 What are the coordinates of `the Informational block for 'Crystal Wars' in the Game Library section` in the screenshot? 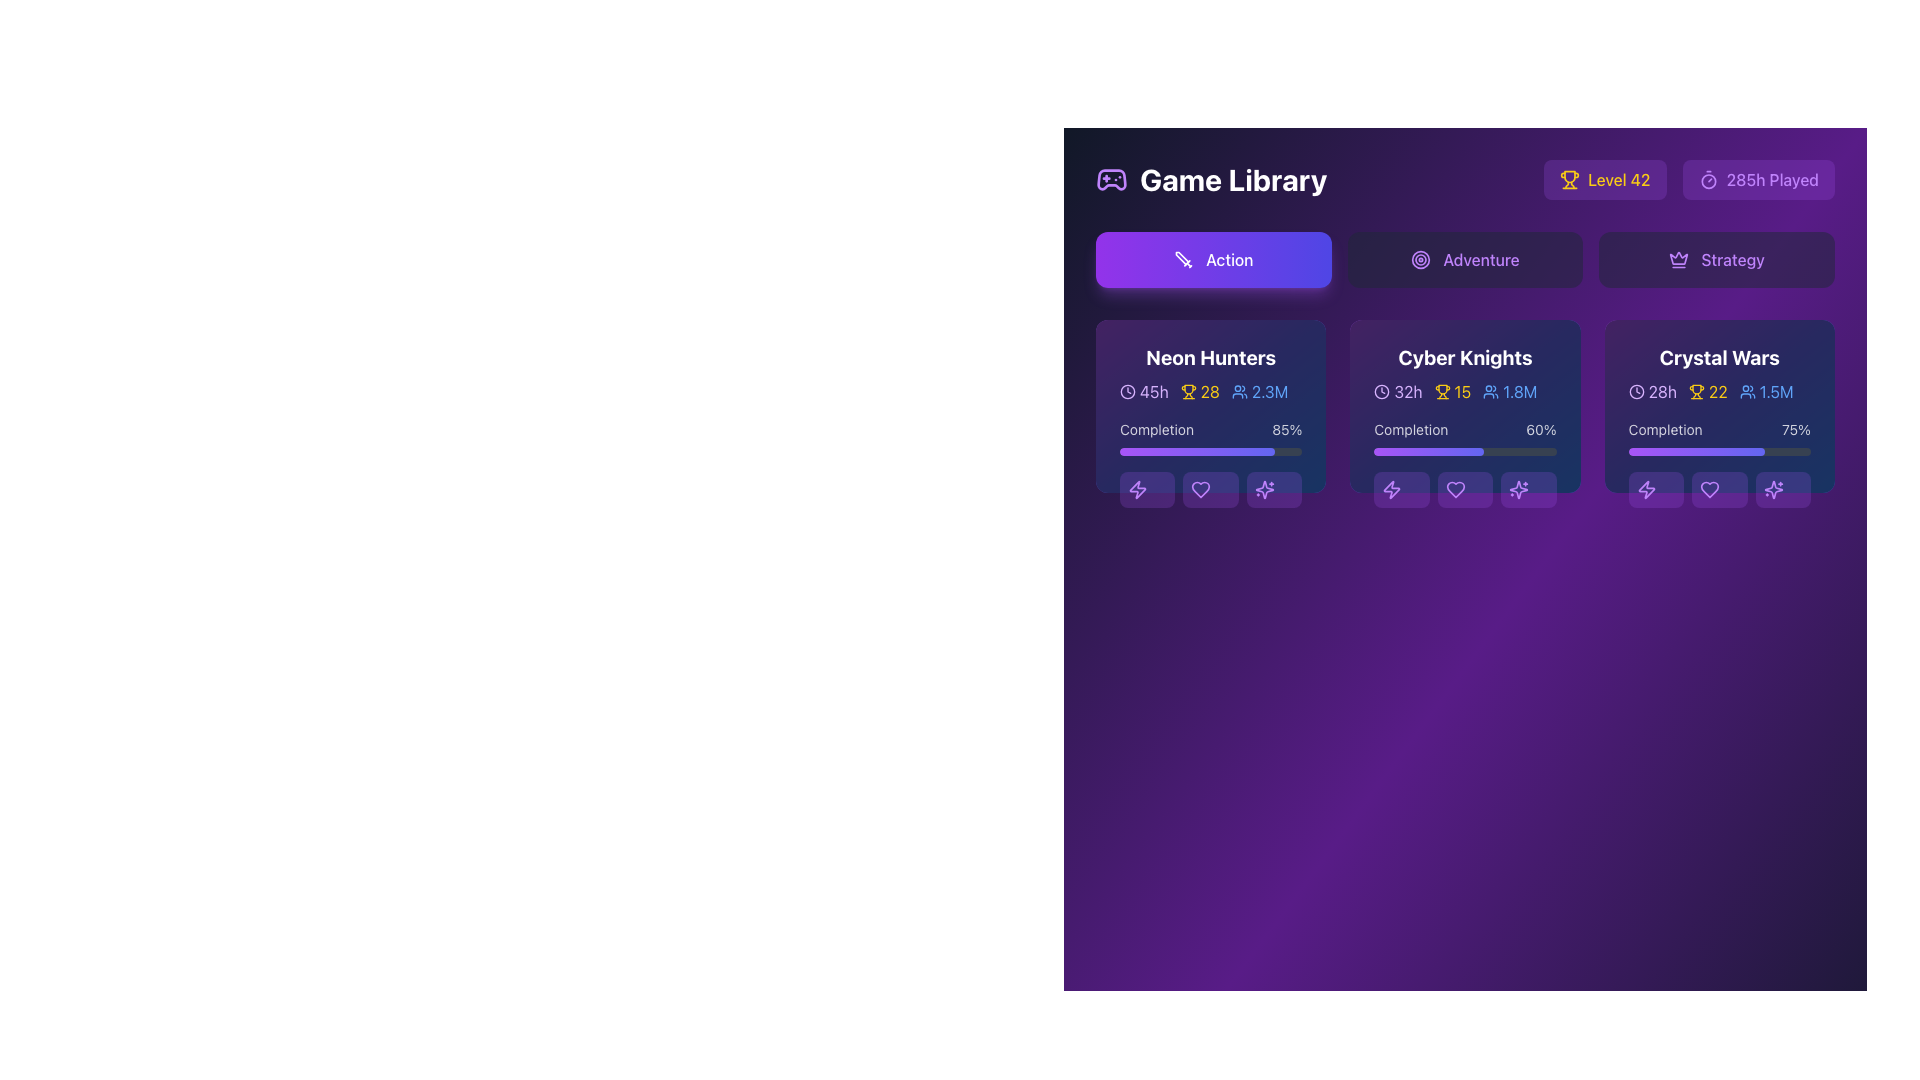 It's located at (1718, 381).